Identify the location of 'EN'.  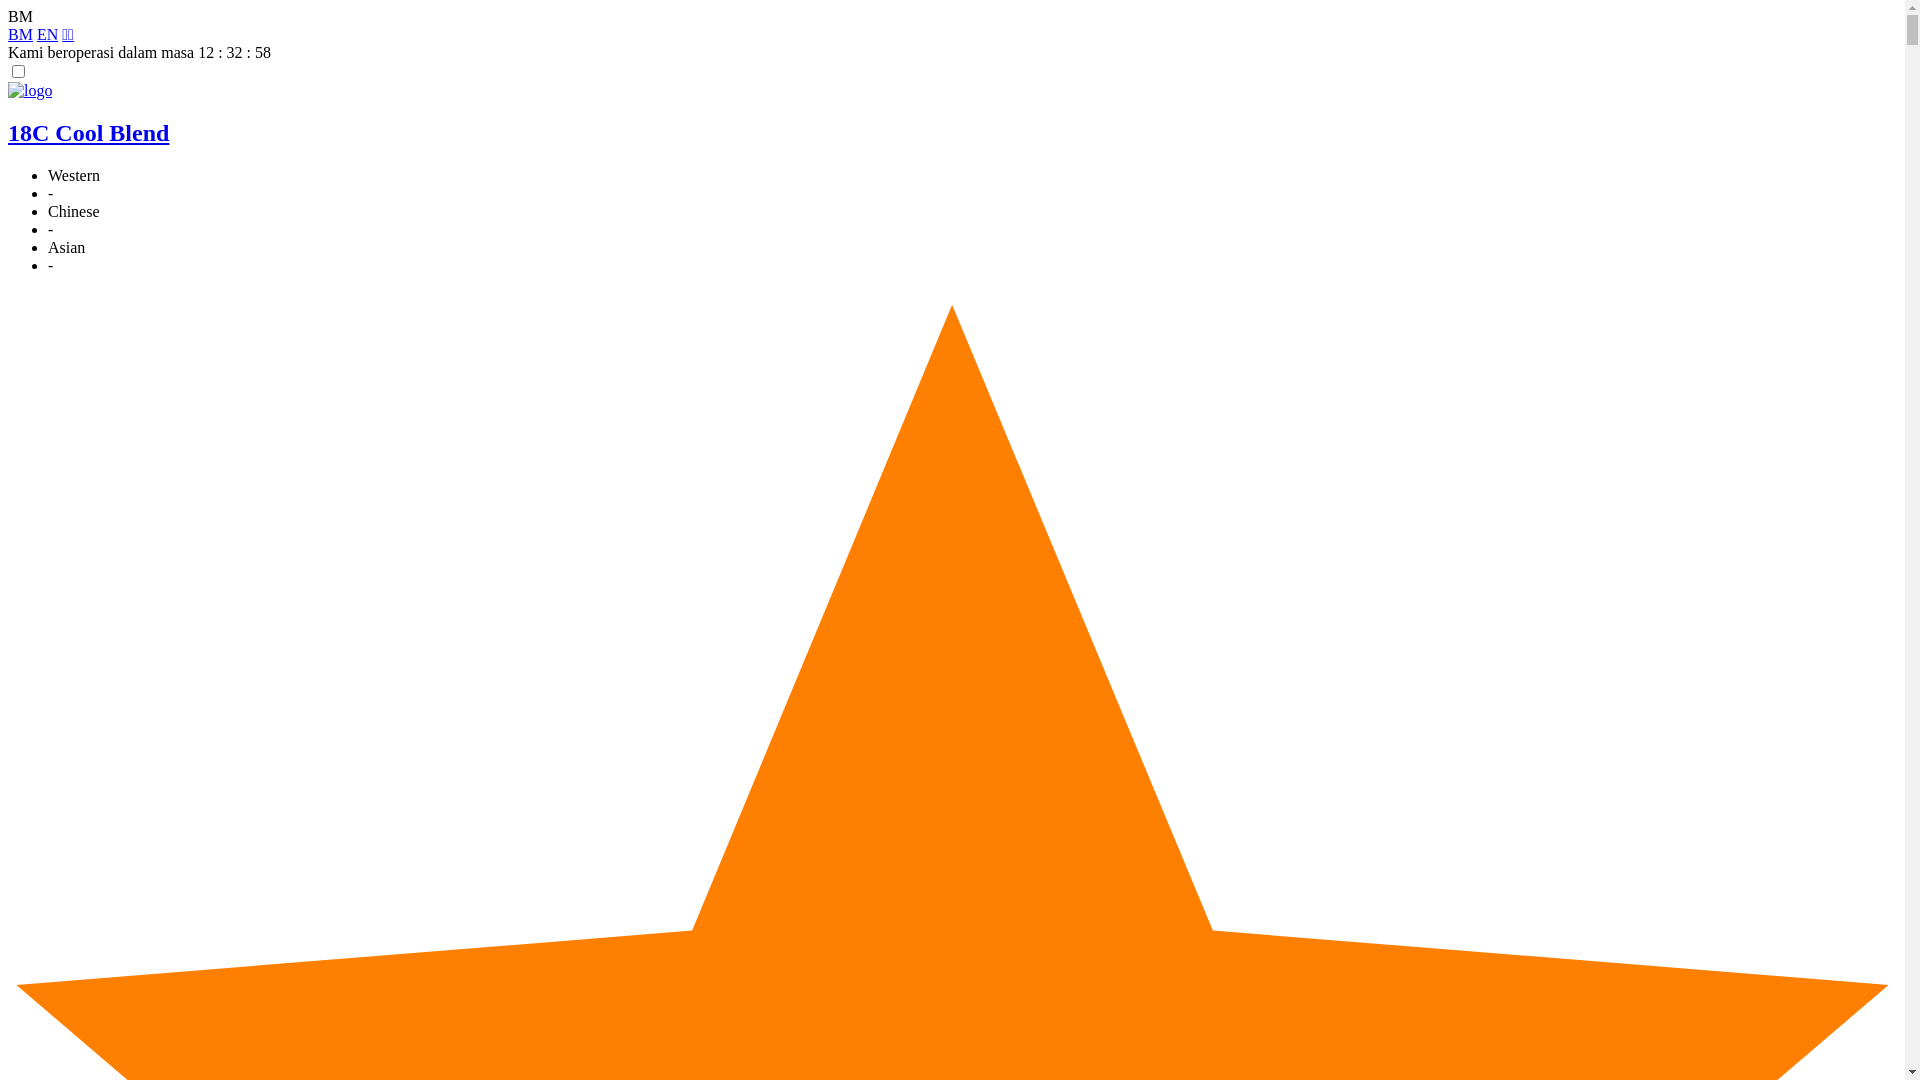
(47, 34).